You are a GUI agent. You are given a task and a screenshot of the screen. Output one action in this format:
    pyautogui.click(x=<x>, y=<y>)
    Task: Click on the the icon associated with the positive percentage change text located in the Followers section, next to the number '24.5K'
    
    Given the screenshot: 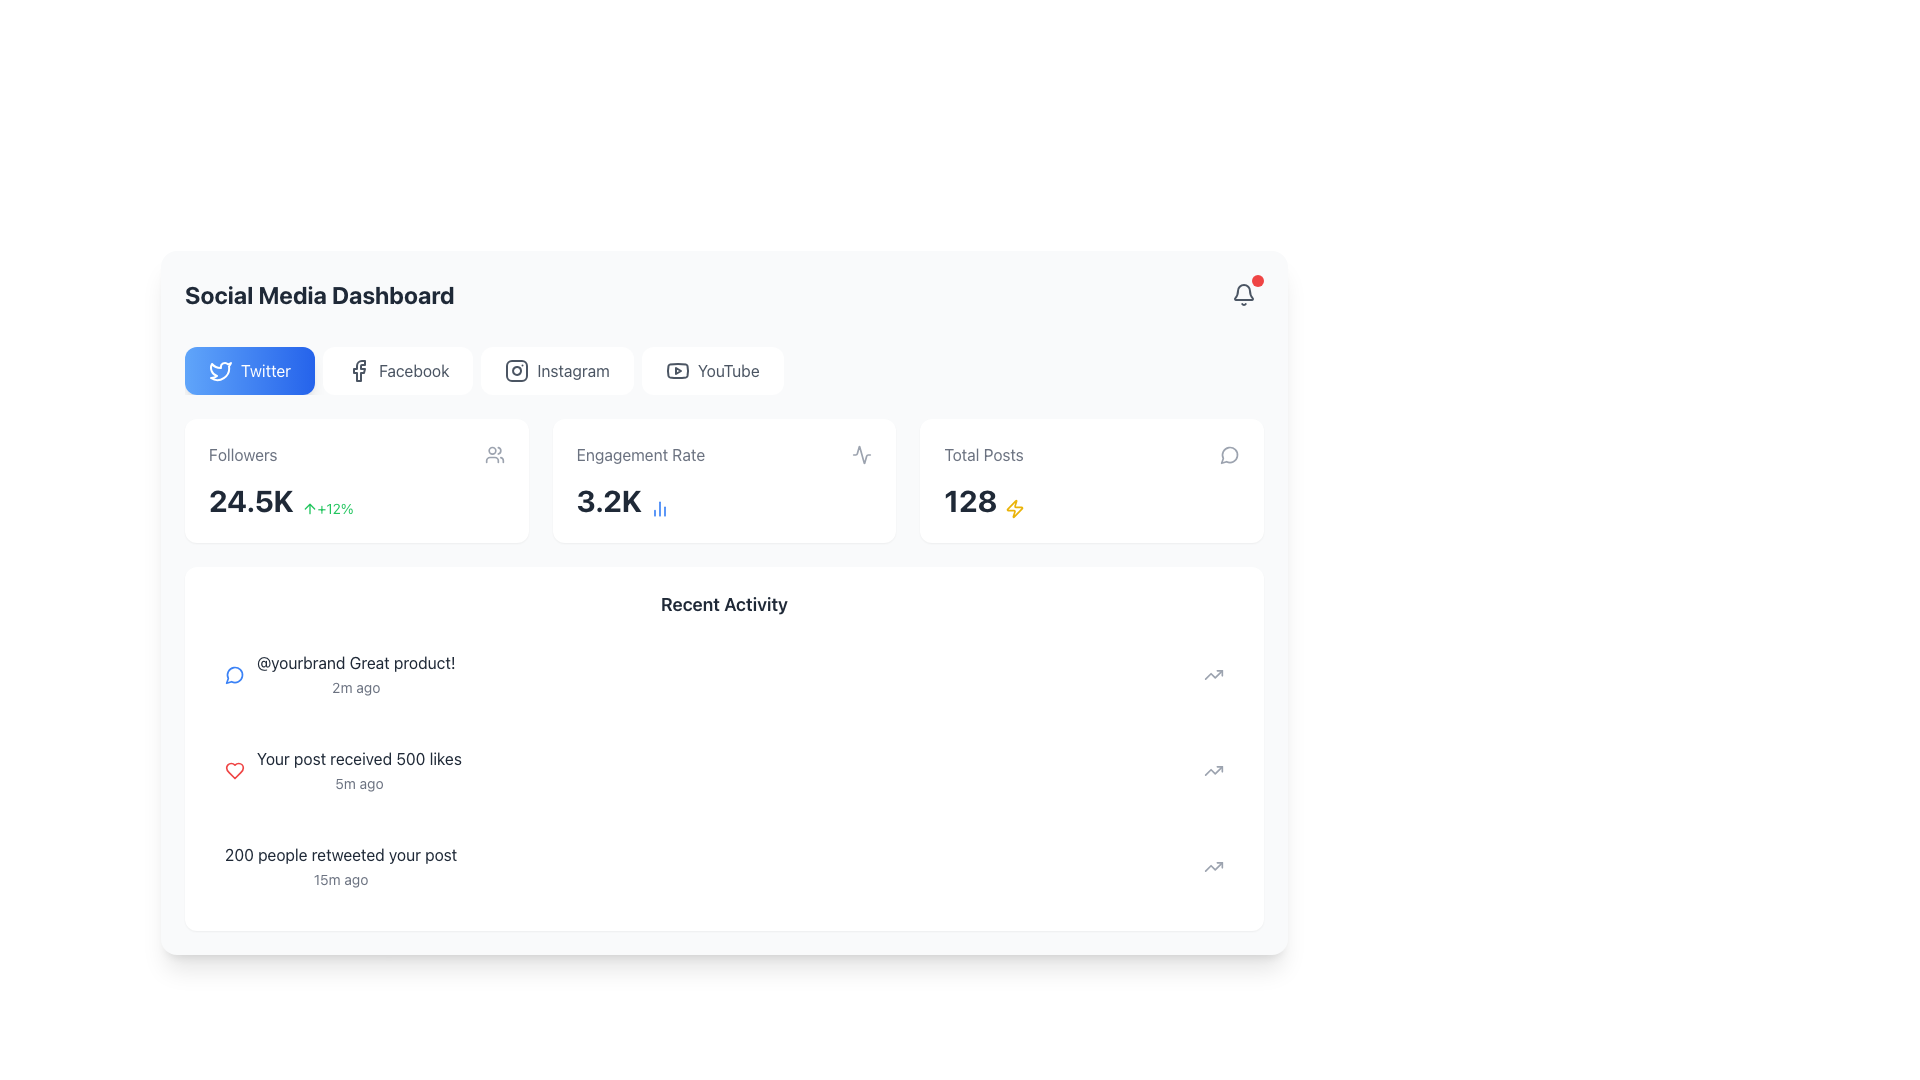 What is the action you would take?
    pyautogui.click(x=327, y=508)
    